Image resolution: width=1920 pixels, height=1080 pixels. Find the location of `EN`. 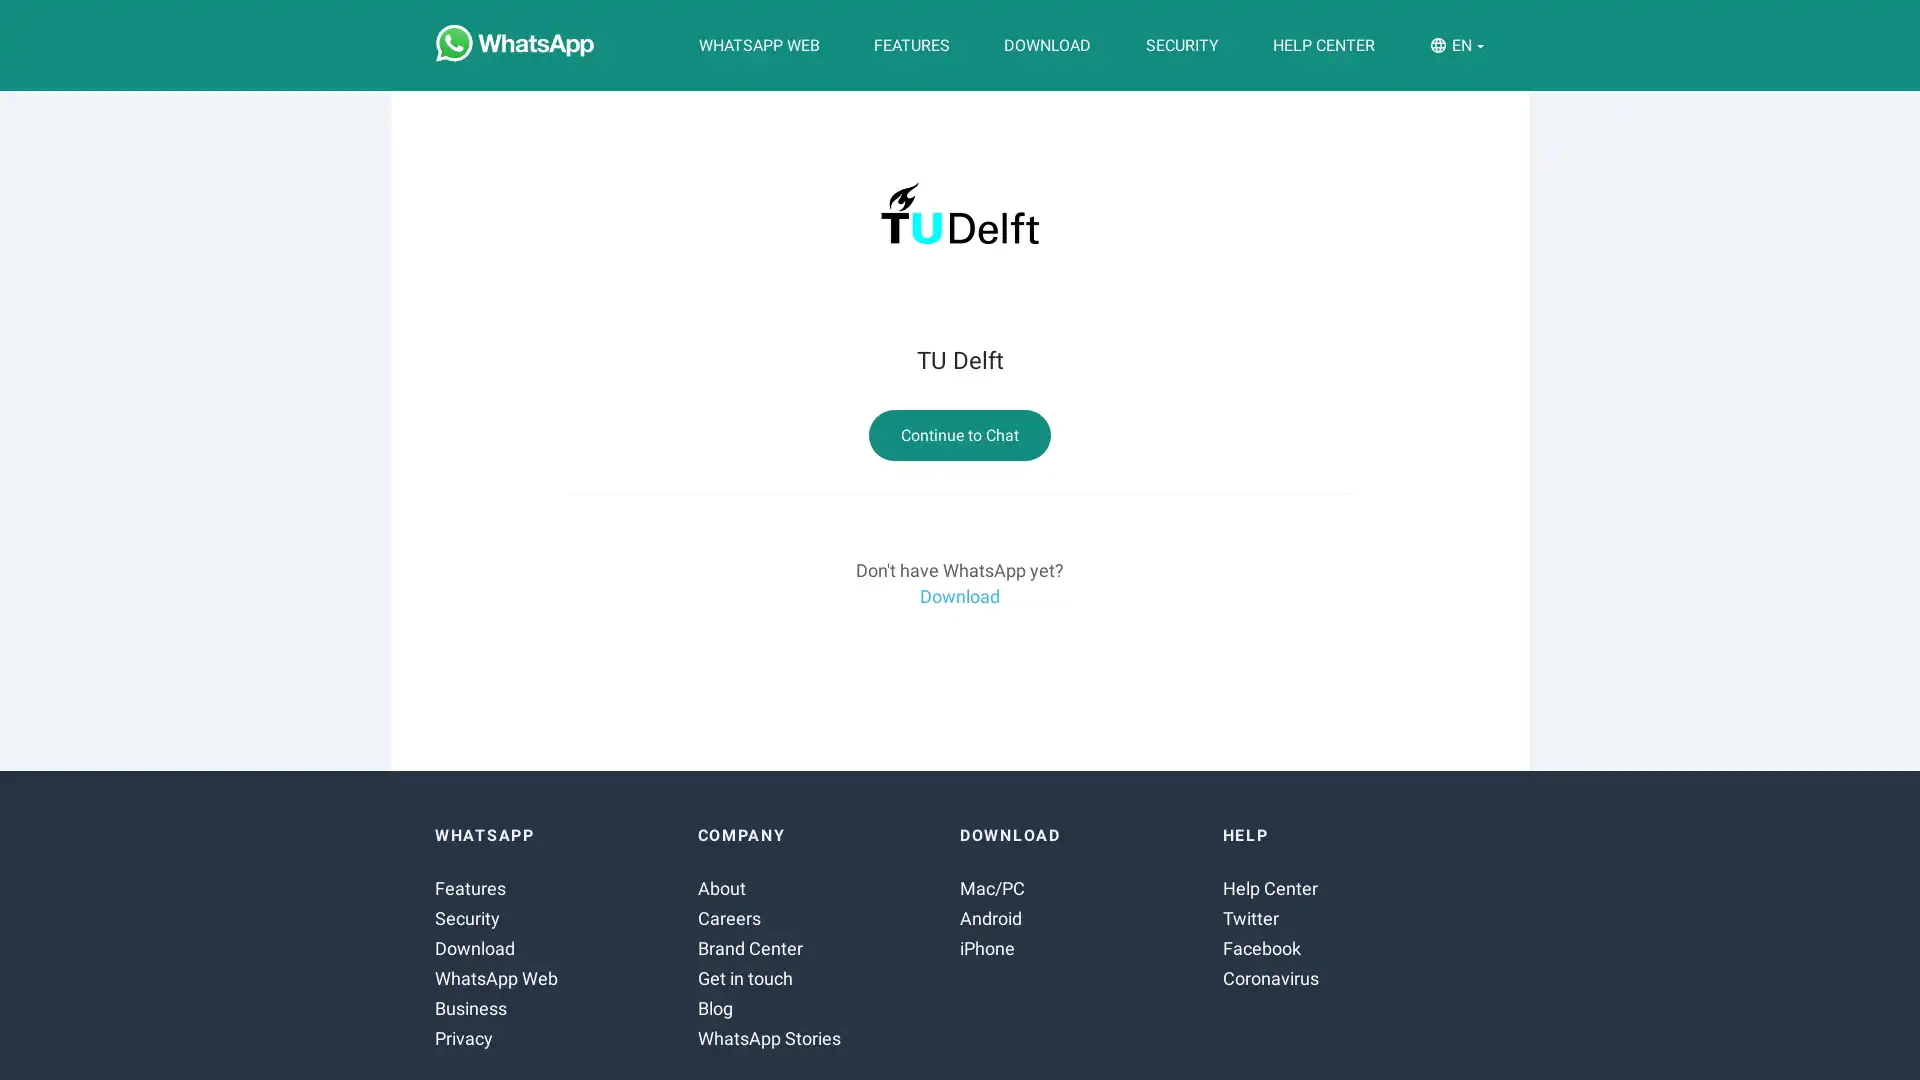

EN is located at coordinates (1457, 45).